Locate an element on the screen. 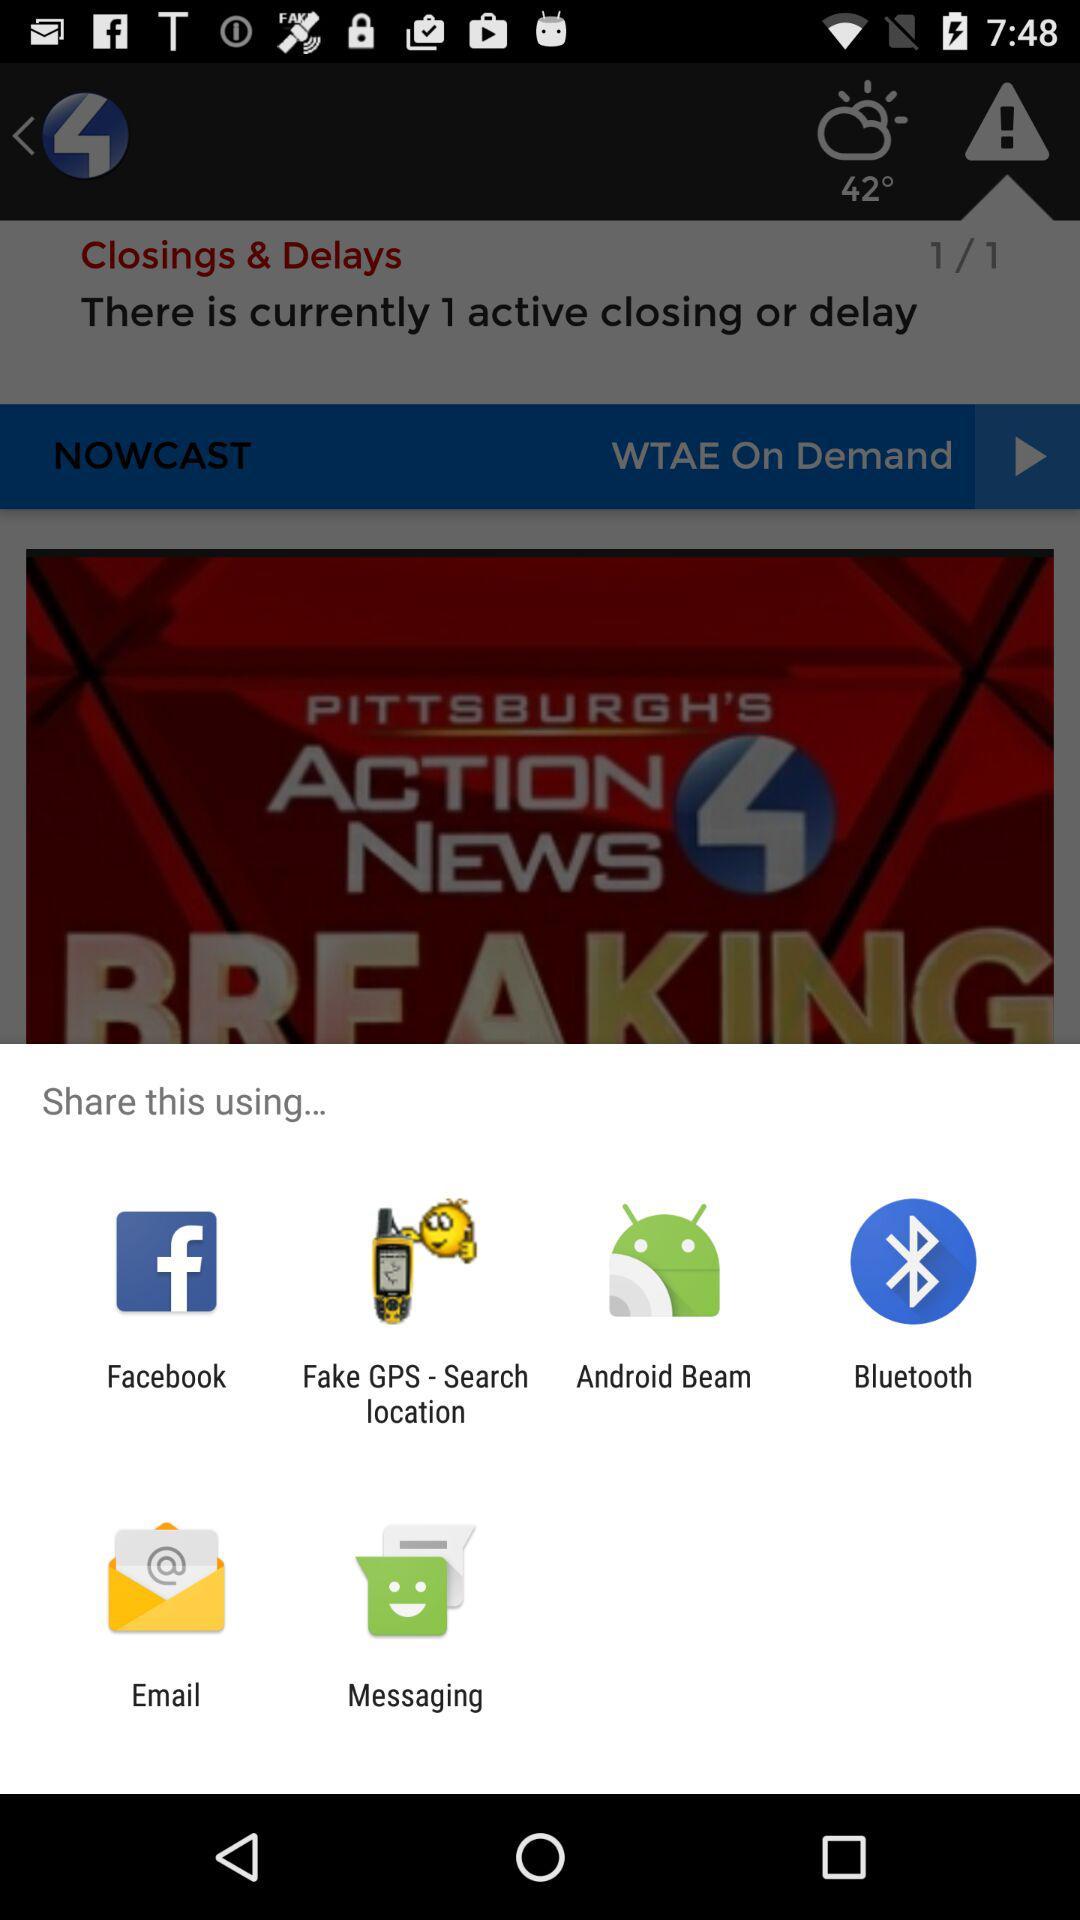 This screenshot has height=1920, width=1080. fake gps search app is located at coordinates (414, 1392).